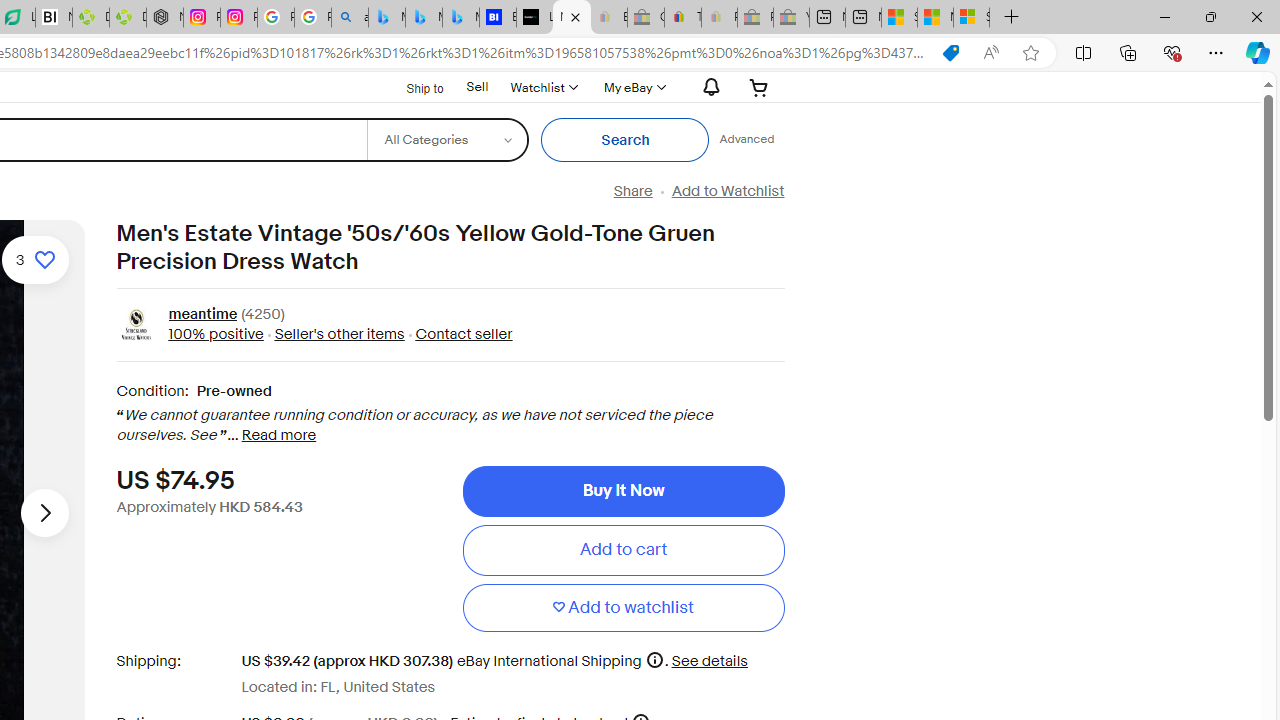 Image resolution: width=1280 pixels, height=720 pixels. I want to click on 'My eBayExpand My eBay', so click(631, 86).